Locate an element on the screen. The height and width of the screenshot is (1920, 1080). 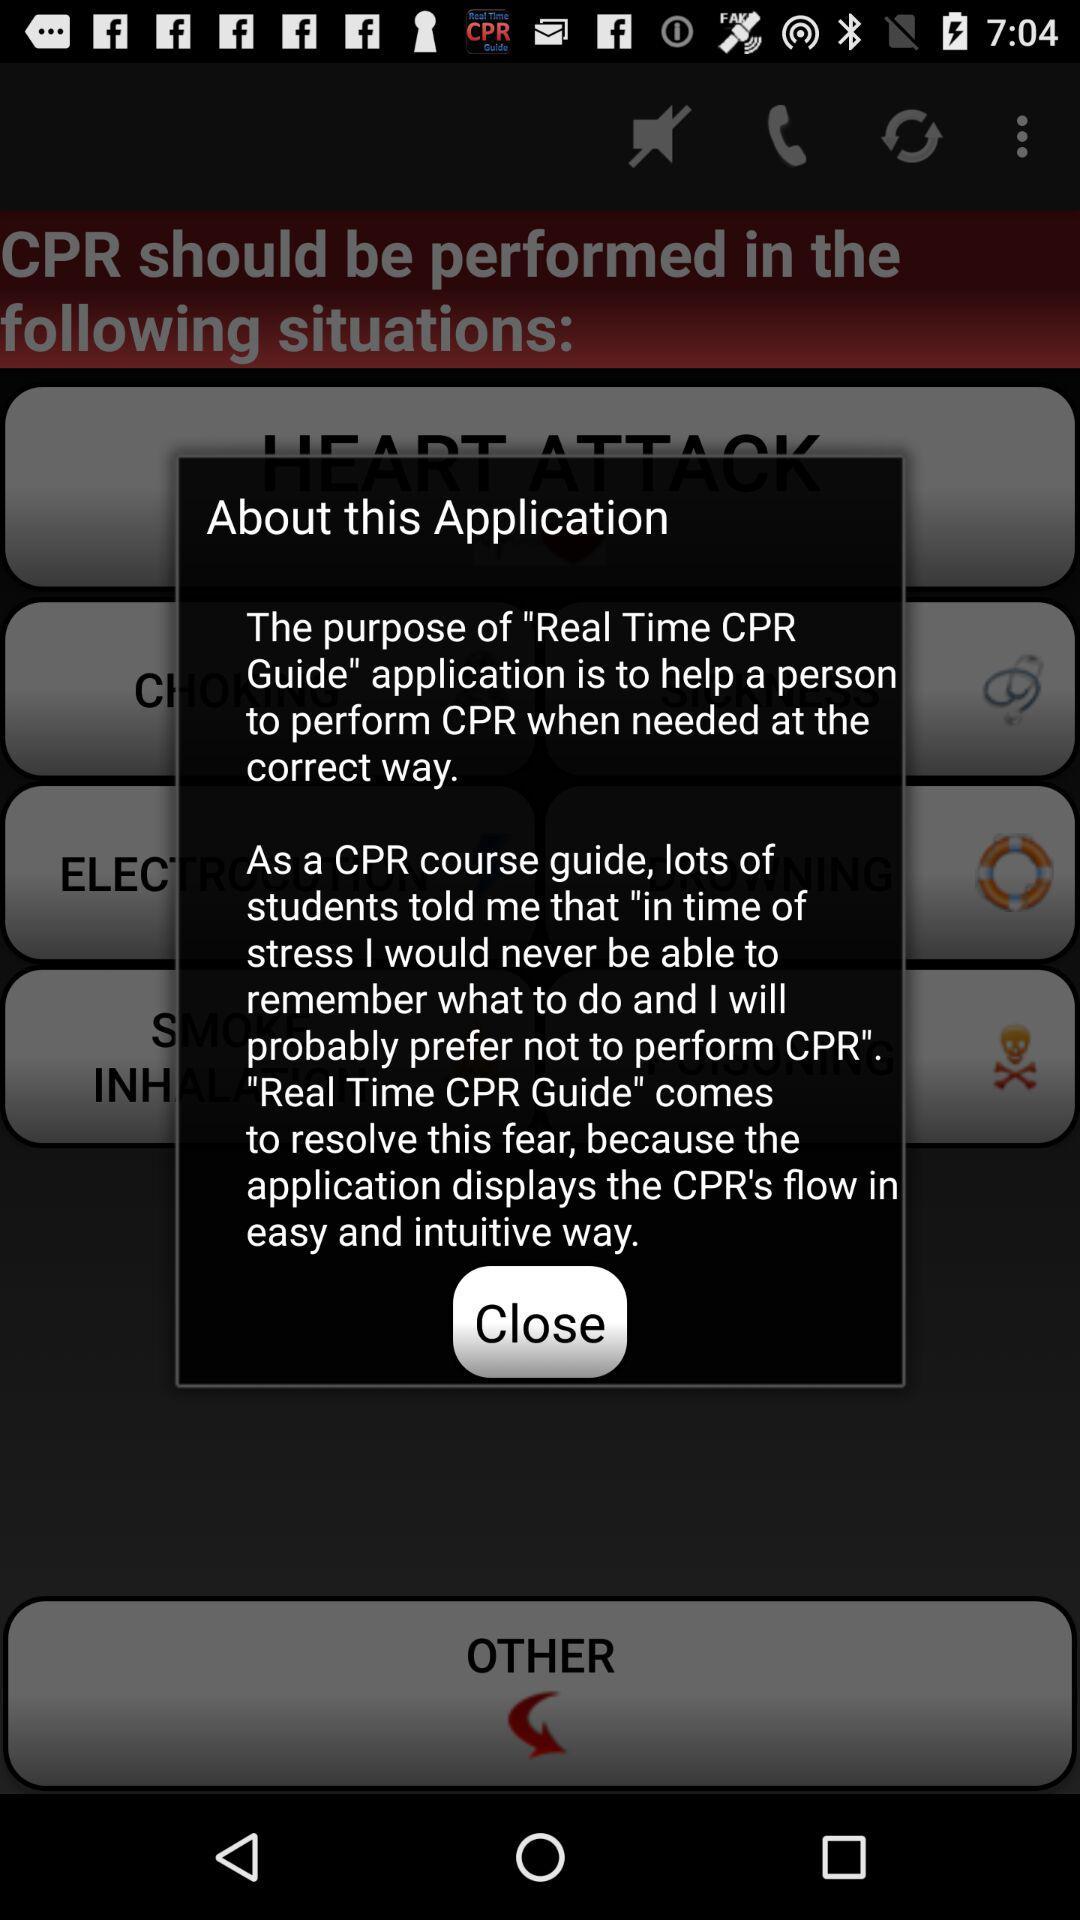
close item is located at coordinates (540, 1321).